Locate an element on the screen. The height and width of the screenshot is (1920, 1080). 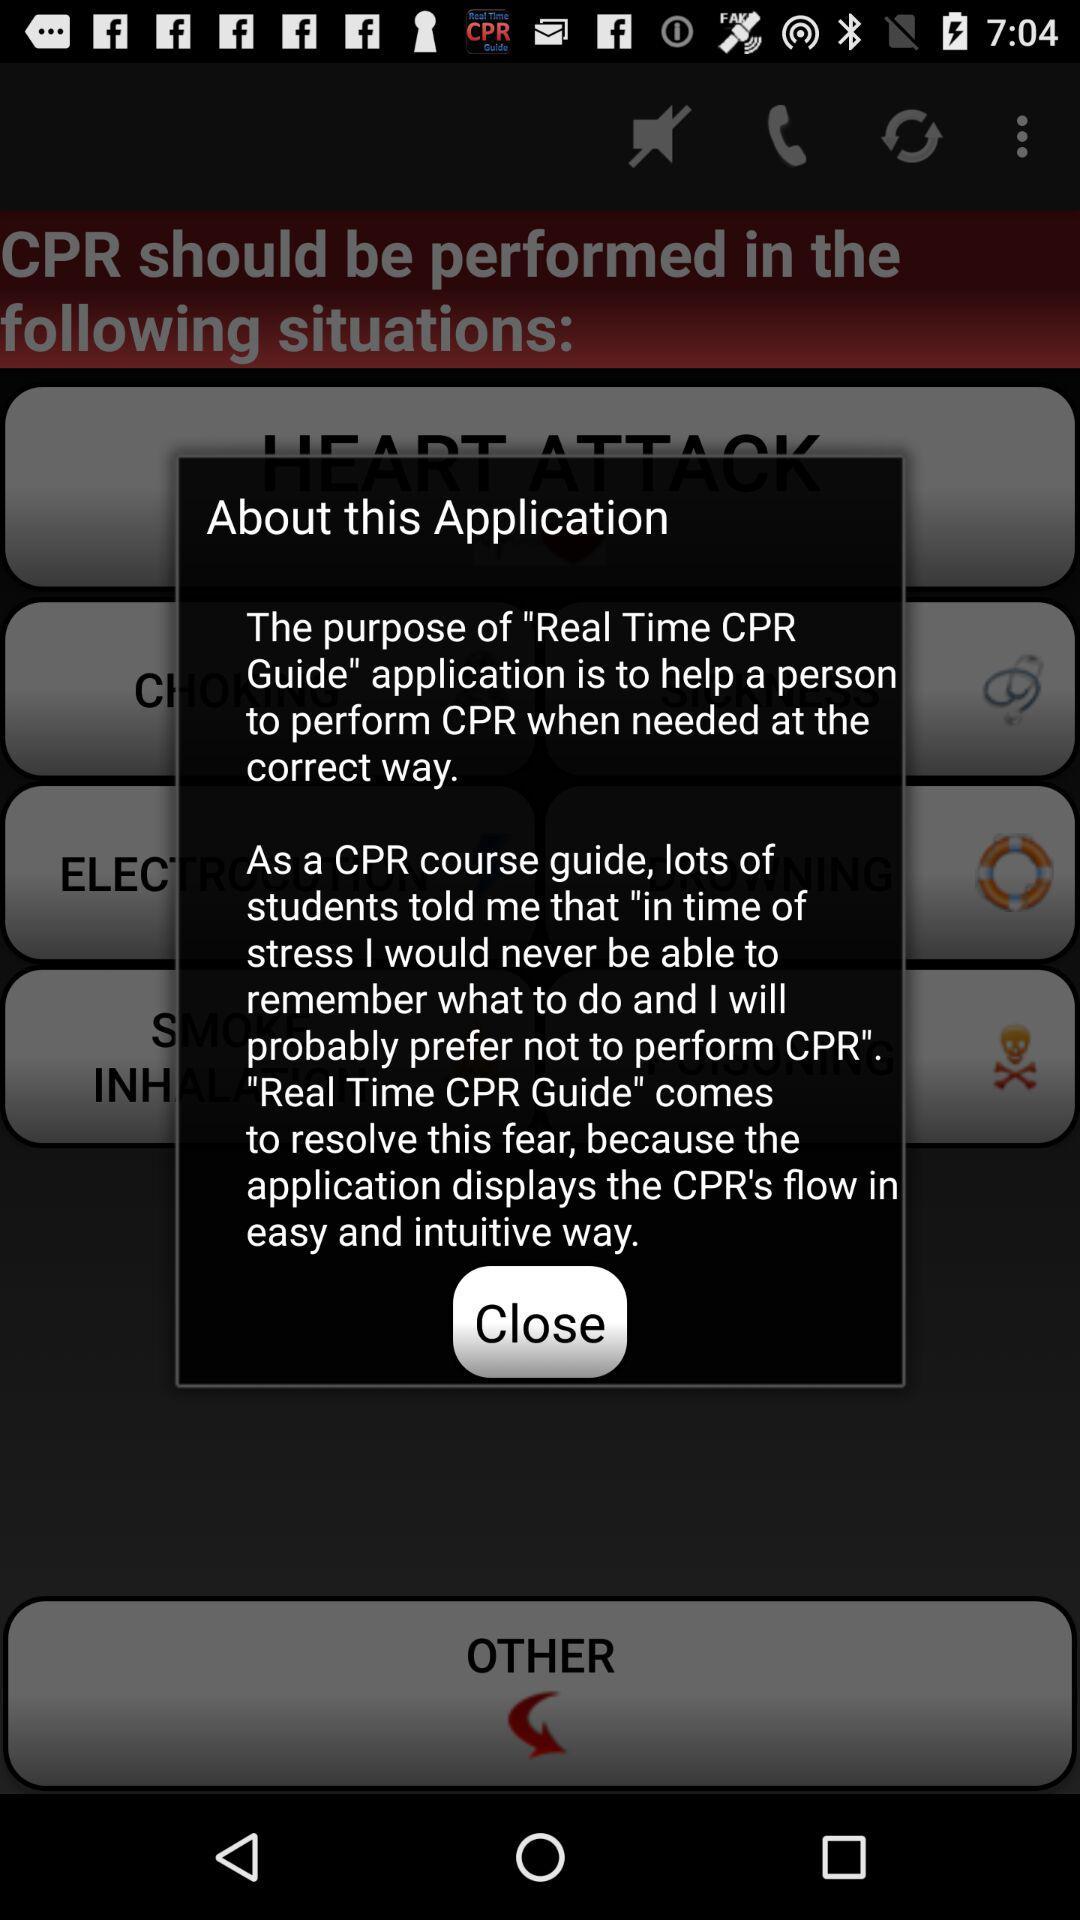
close item is located at coordinates (540, 1321).